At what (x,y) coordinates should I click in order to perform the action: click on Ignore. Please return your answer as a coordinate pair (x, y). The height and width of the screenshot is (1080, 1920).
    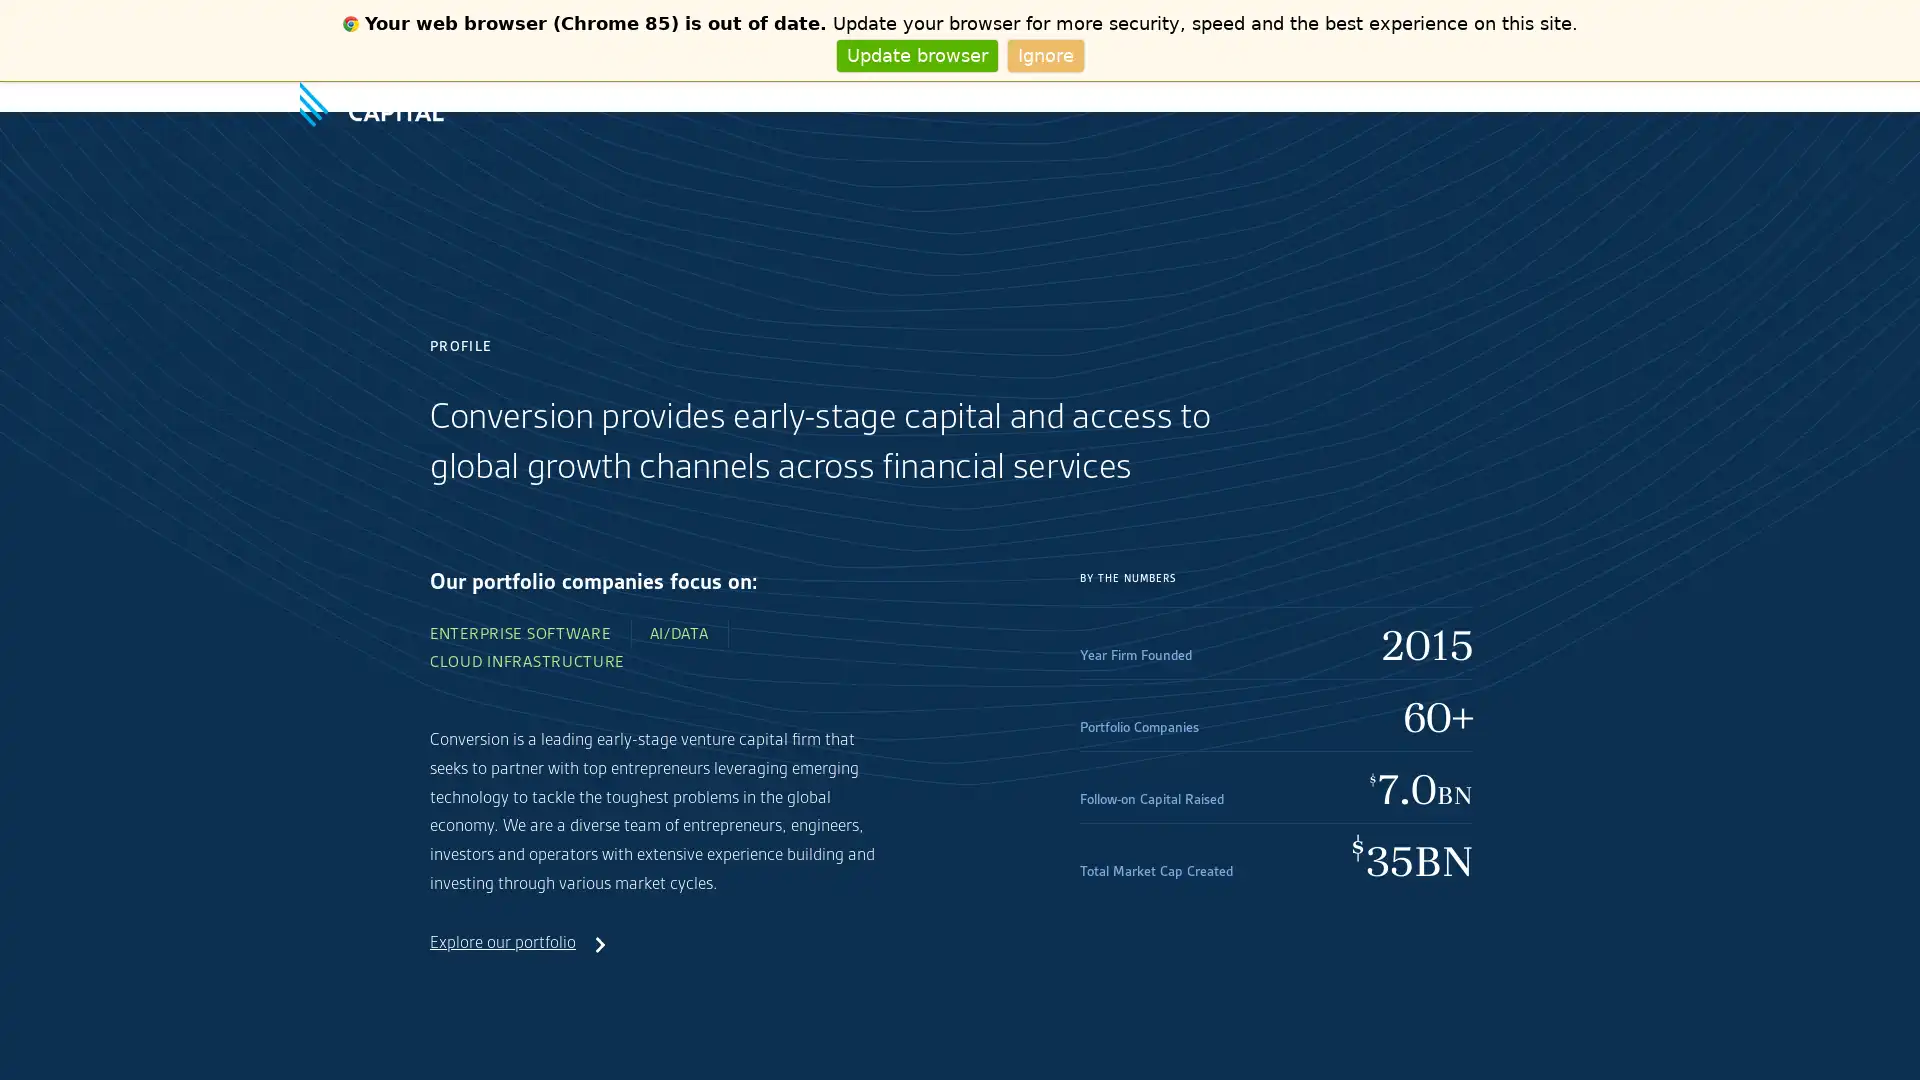
    Looking at the image, I should click on (1044, 54).